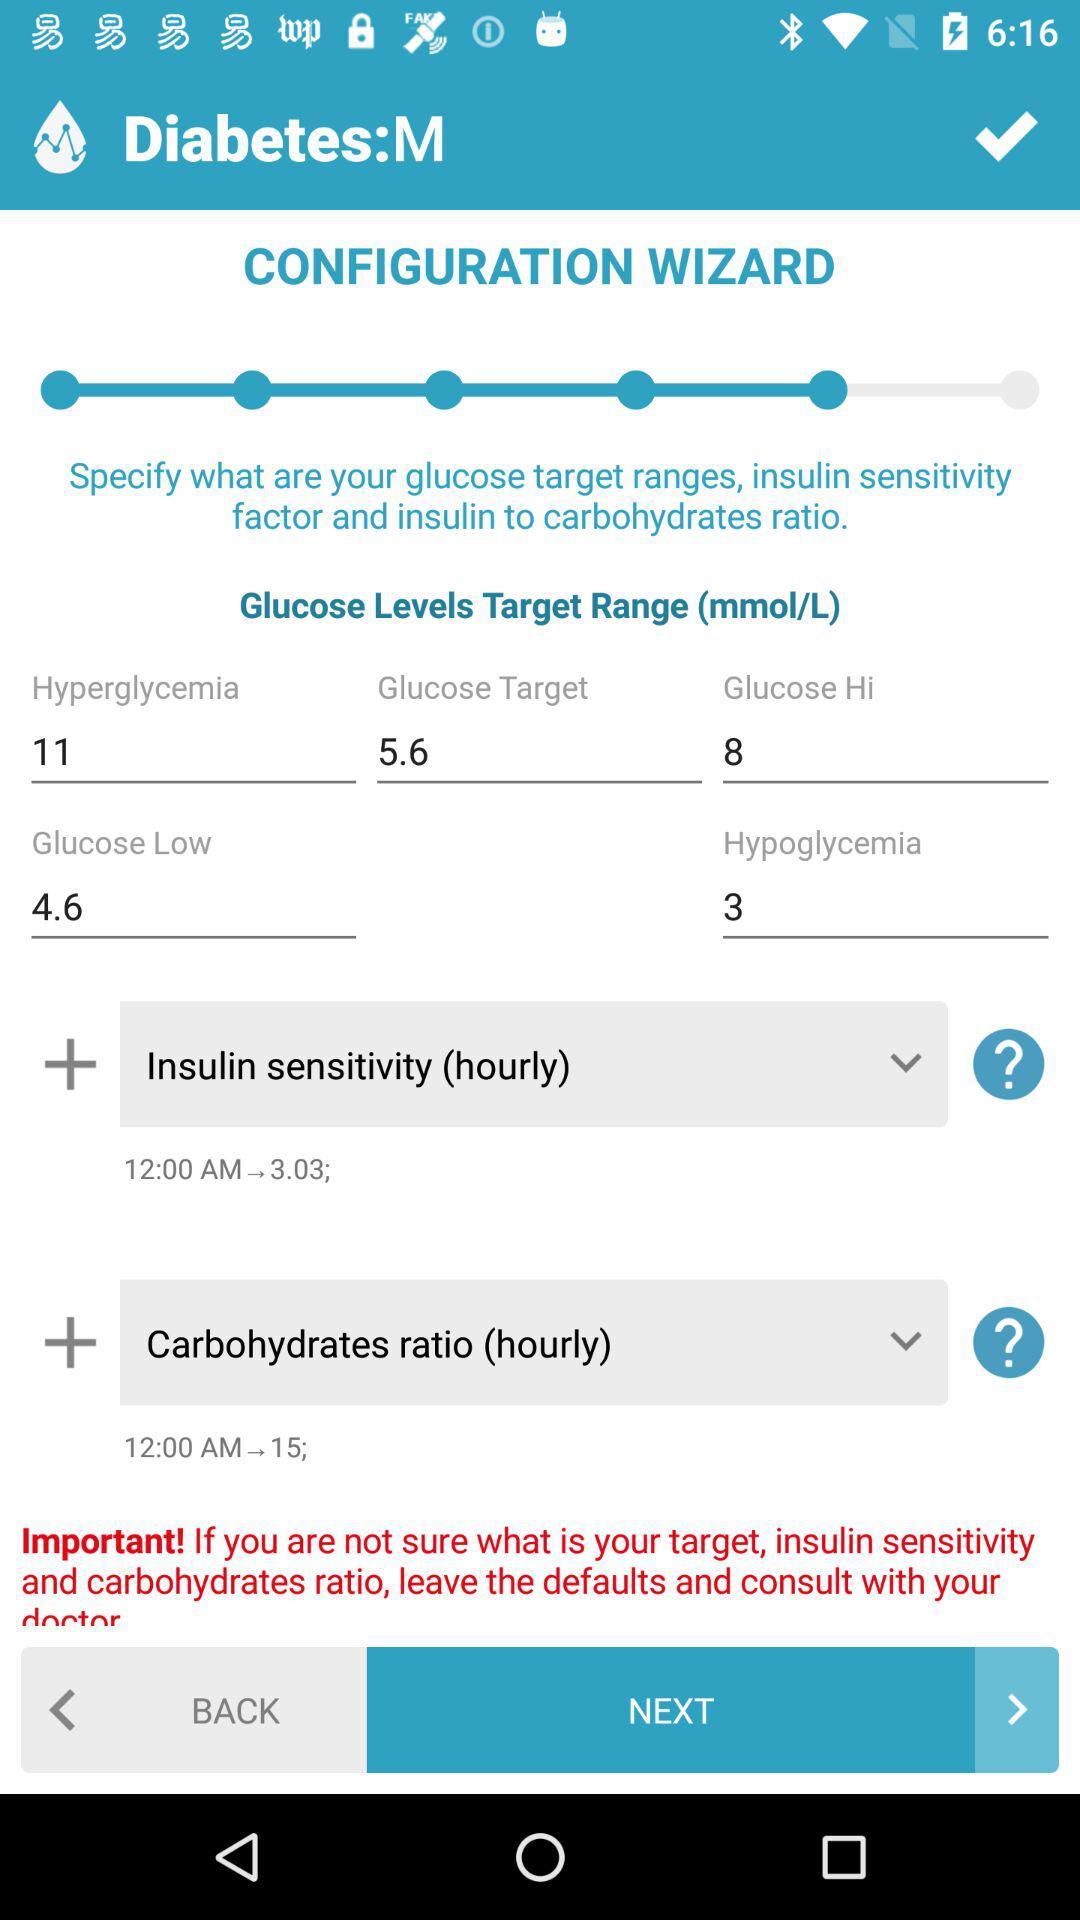  What do you see at coordinates (1008, 1063) in the screenshot?
I see `the help icon` at bounding box center [1008, 1063].